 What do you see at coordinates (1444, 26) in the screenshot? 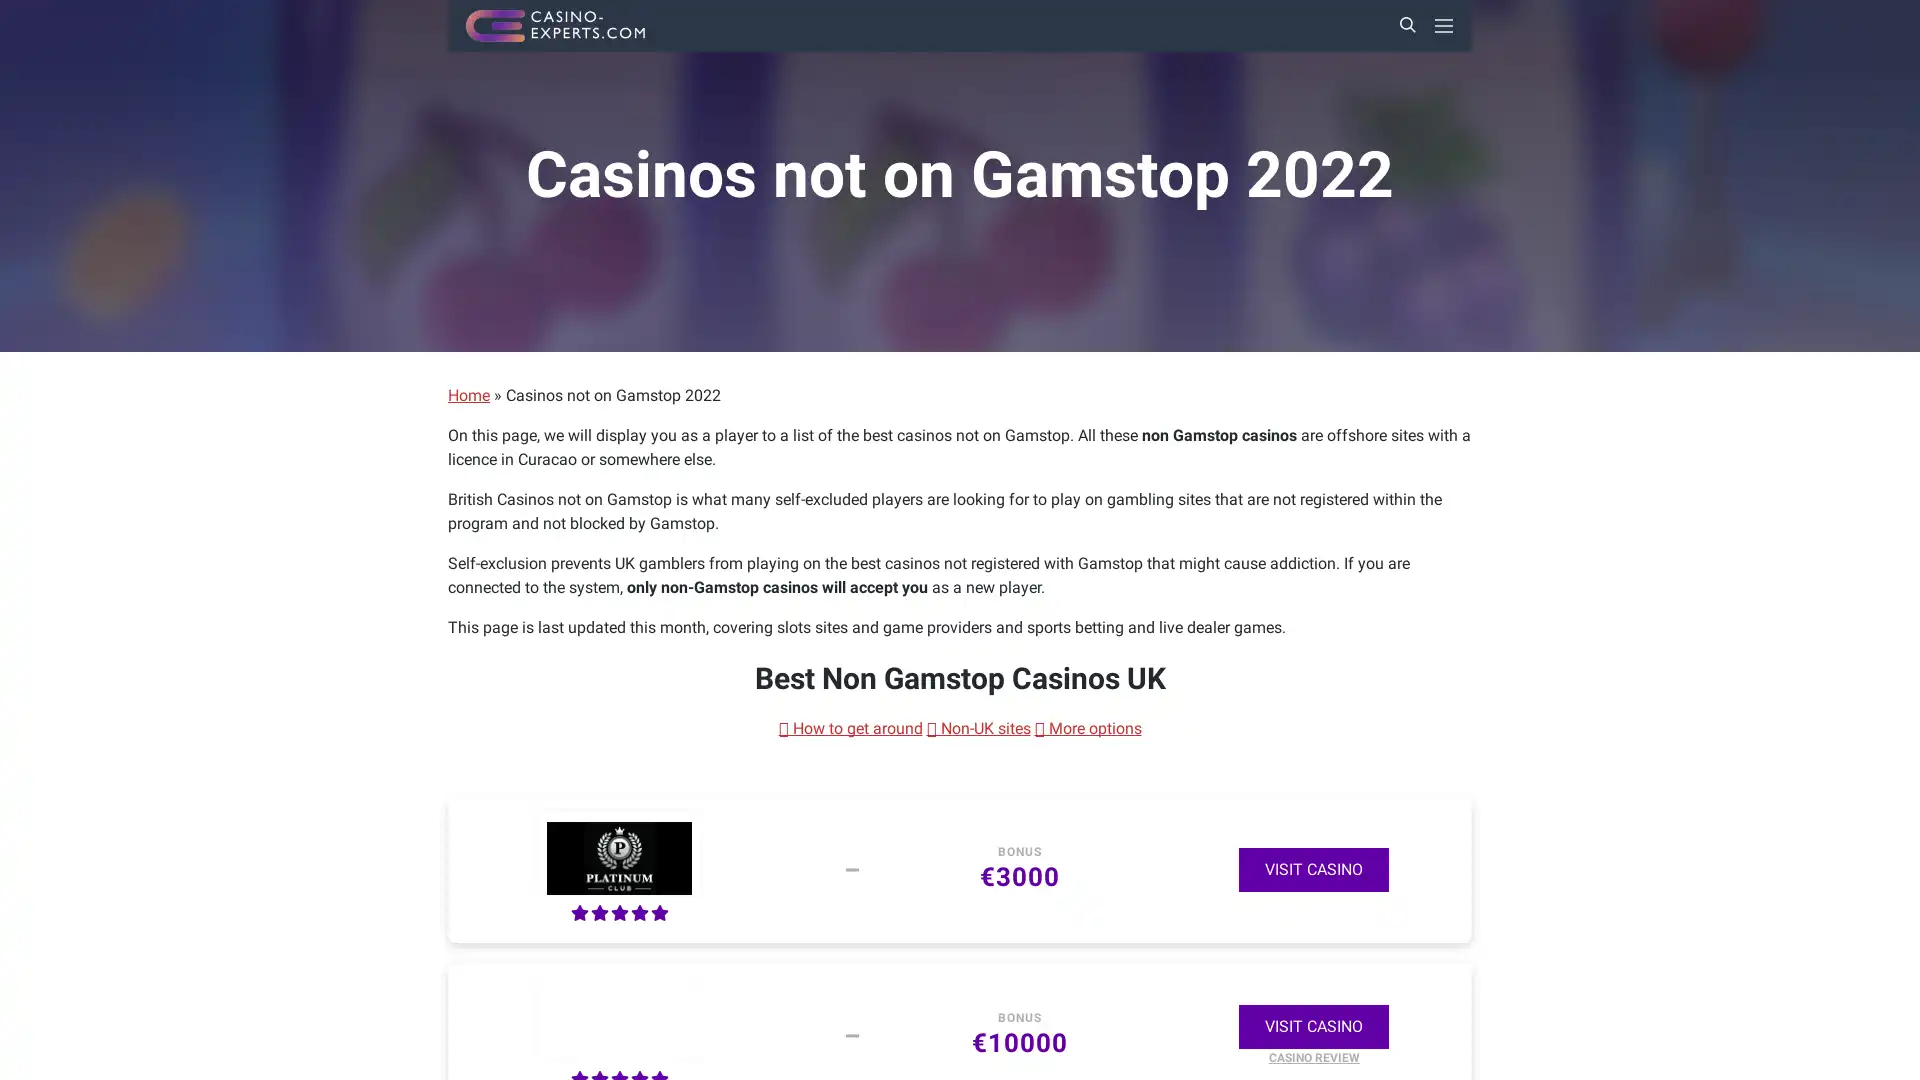
I see `Primary Menu` at bounding box center [1444, 26].